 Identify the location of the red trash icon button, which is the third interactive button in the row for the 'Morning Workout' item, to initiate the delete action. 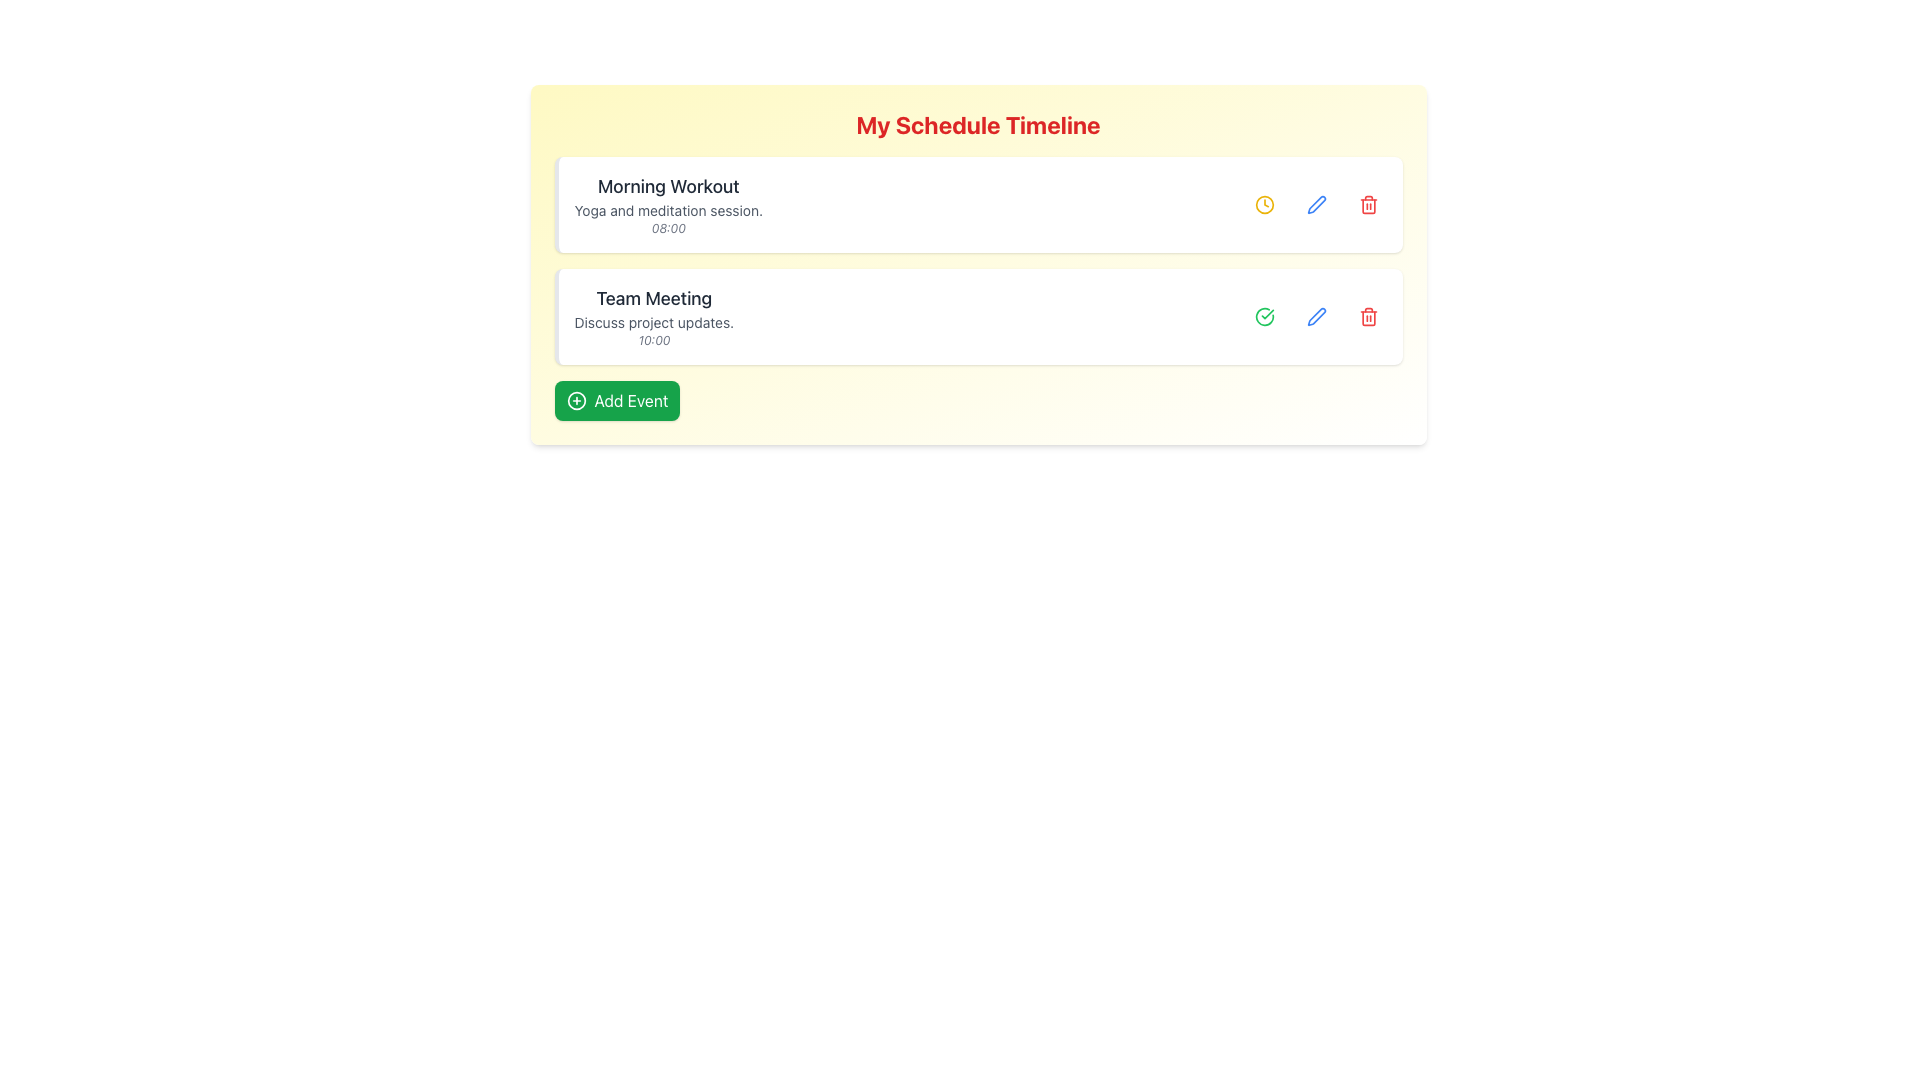
(1367, 204).